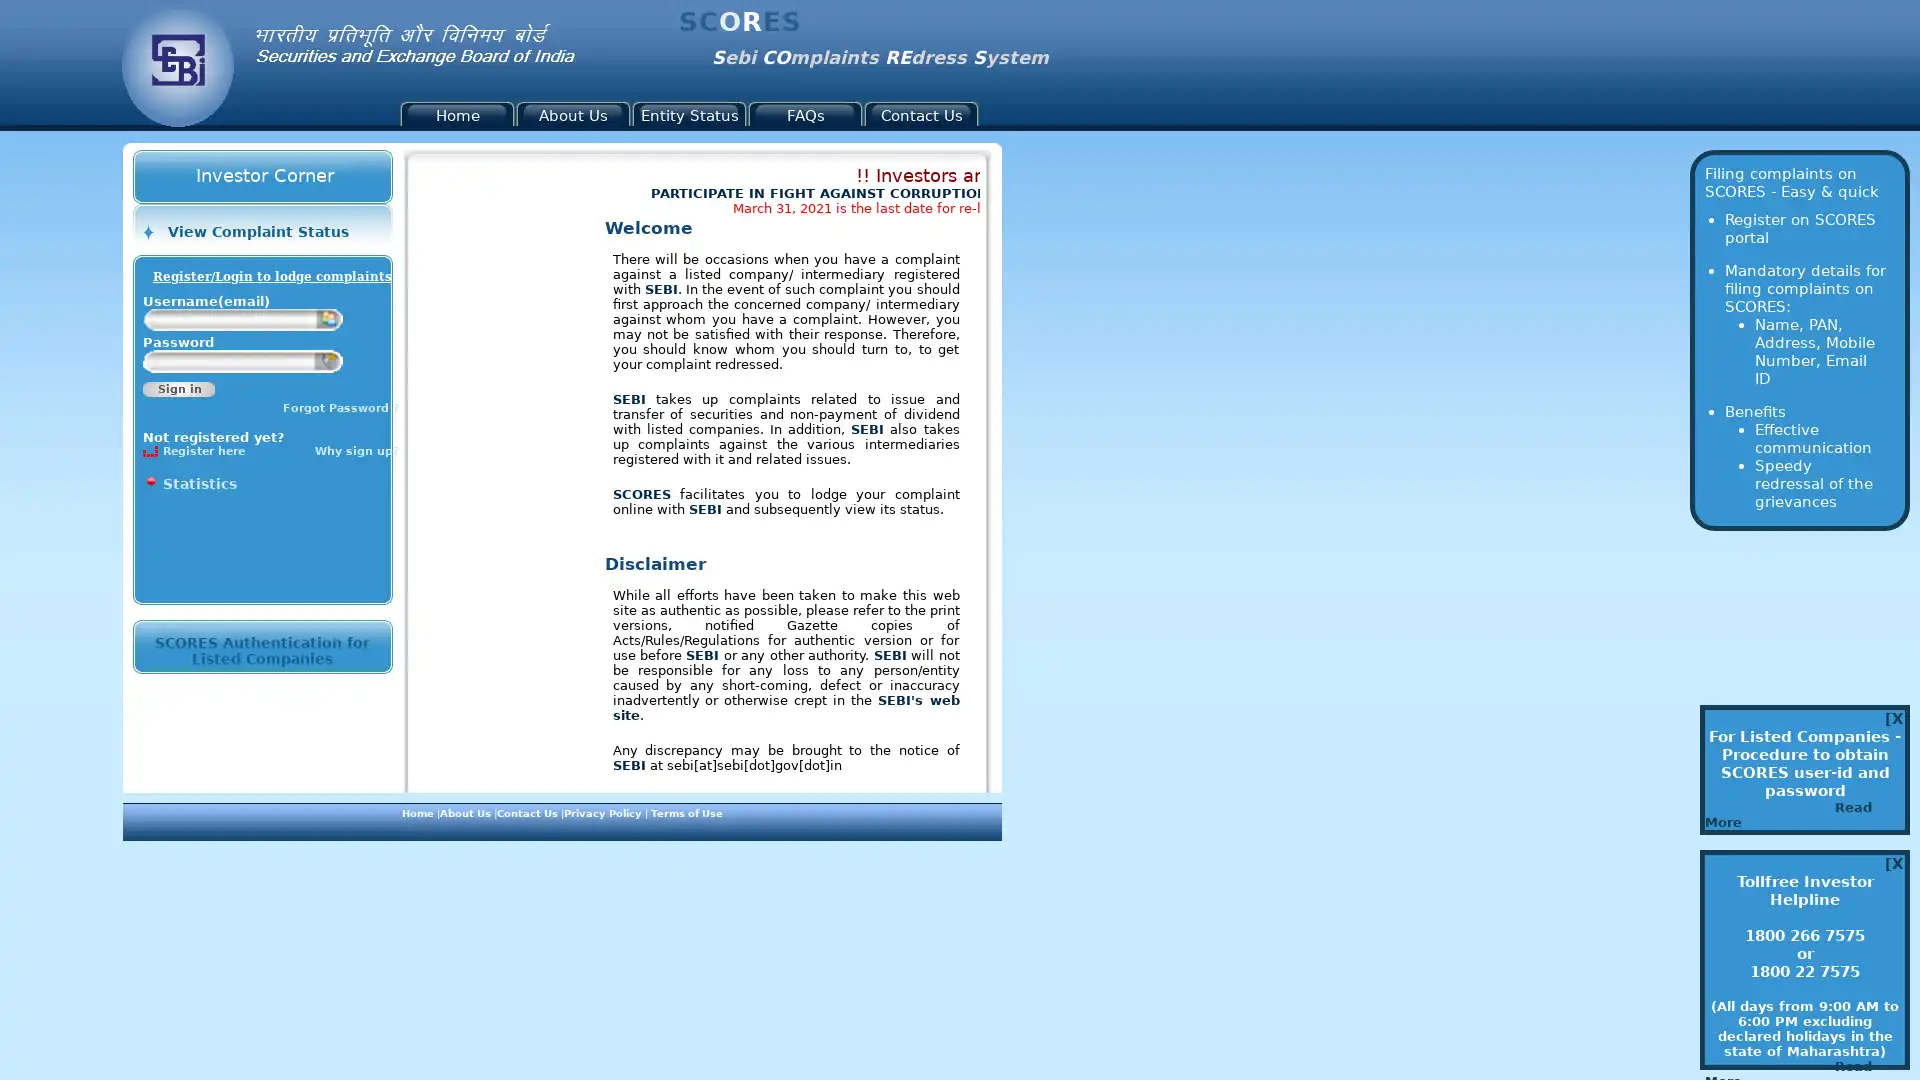  I want to click on Sign in, so click(179, 390).